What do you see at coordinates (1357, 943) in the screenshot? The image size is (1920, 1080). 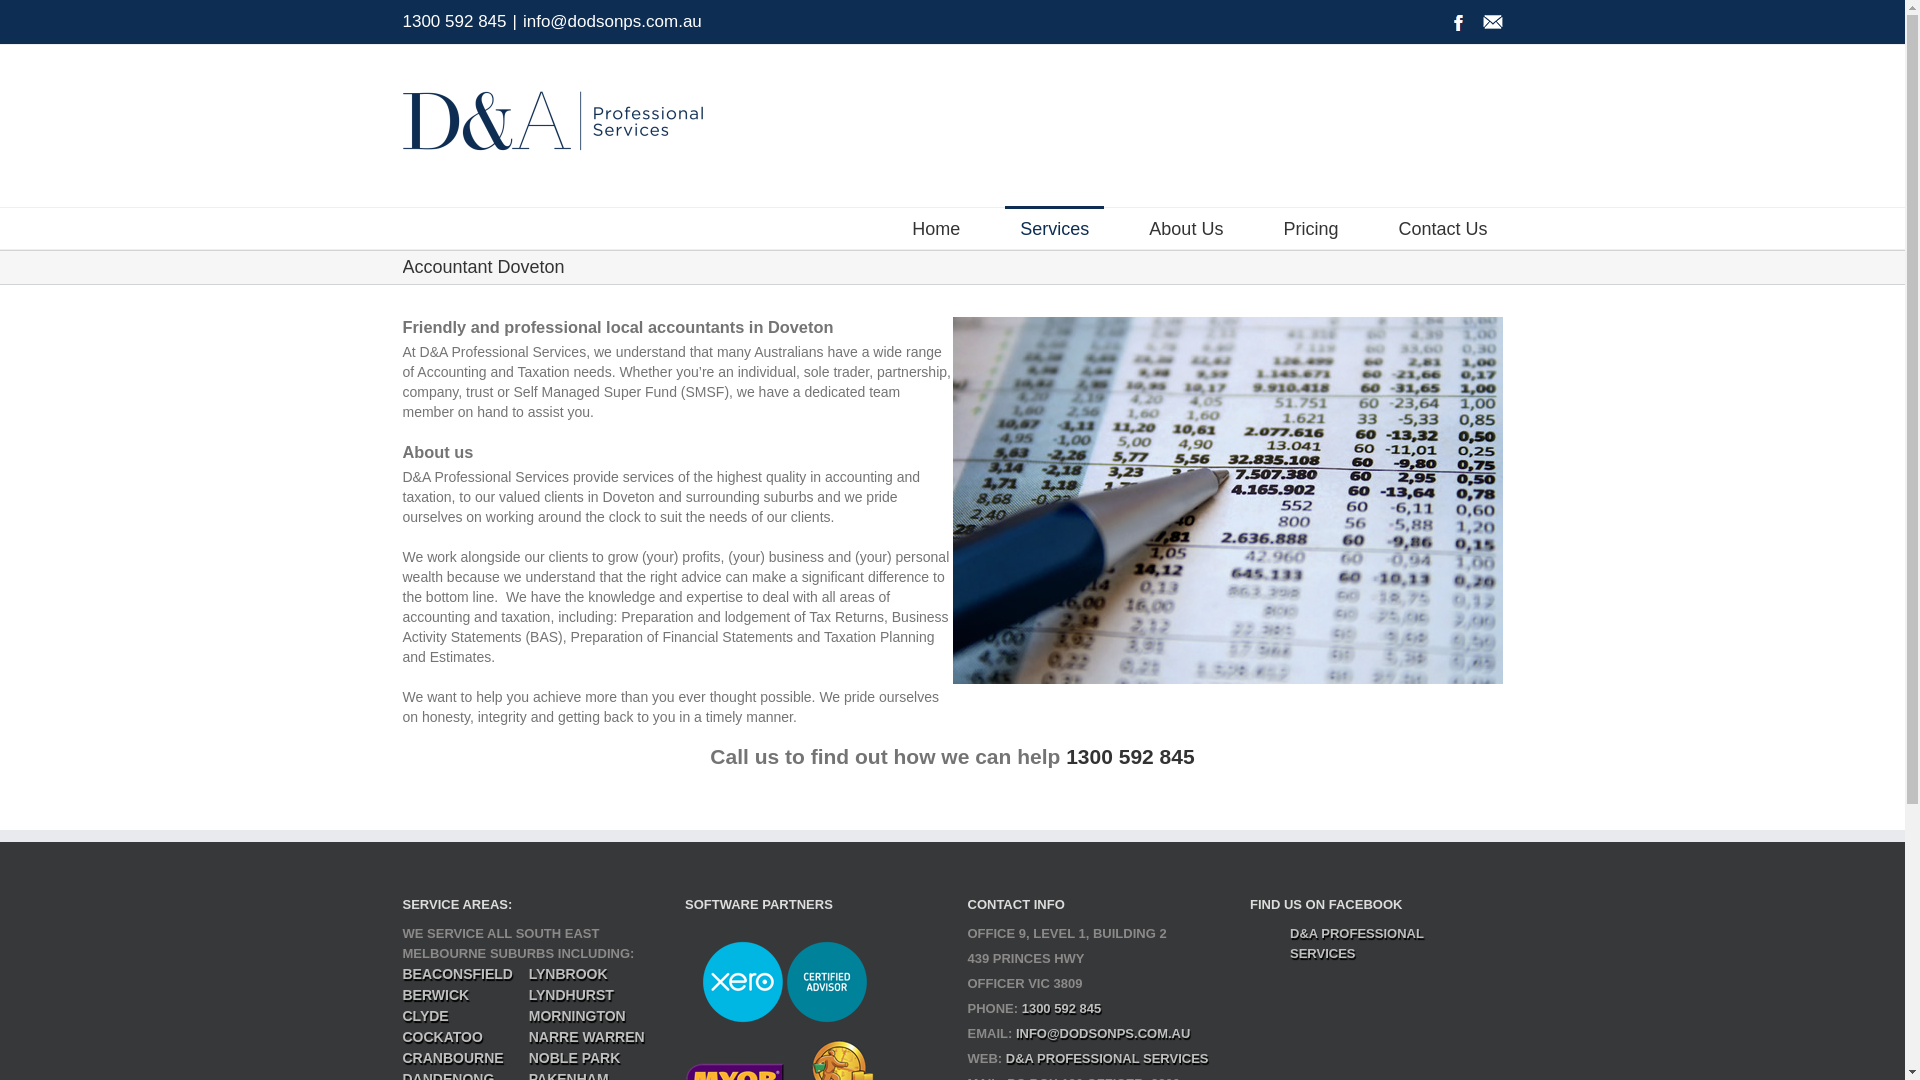 I see `'D&A PROFESSIONAL SERVICES'` at bounding box center [1357, 943].